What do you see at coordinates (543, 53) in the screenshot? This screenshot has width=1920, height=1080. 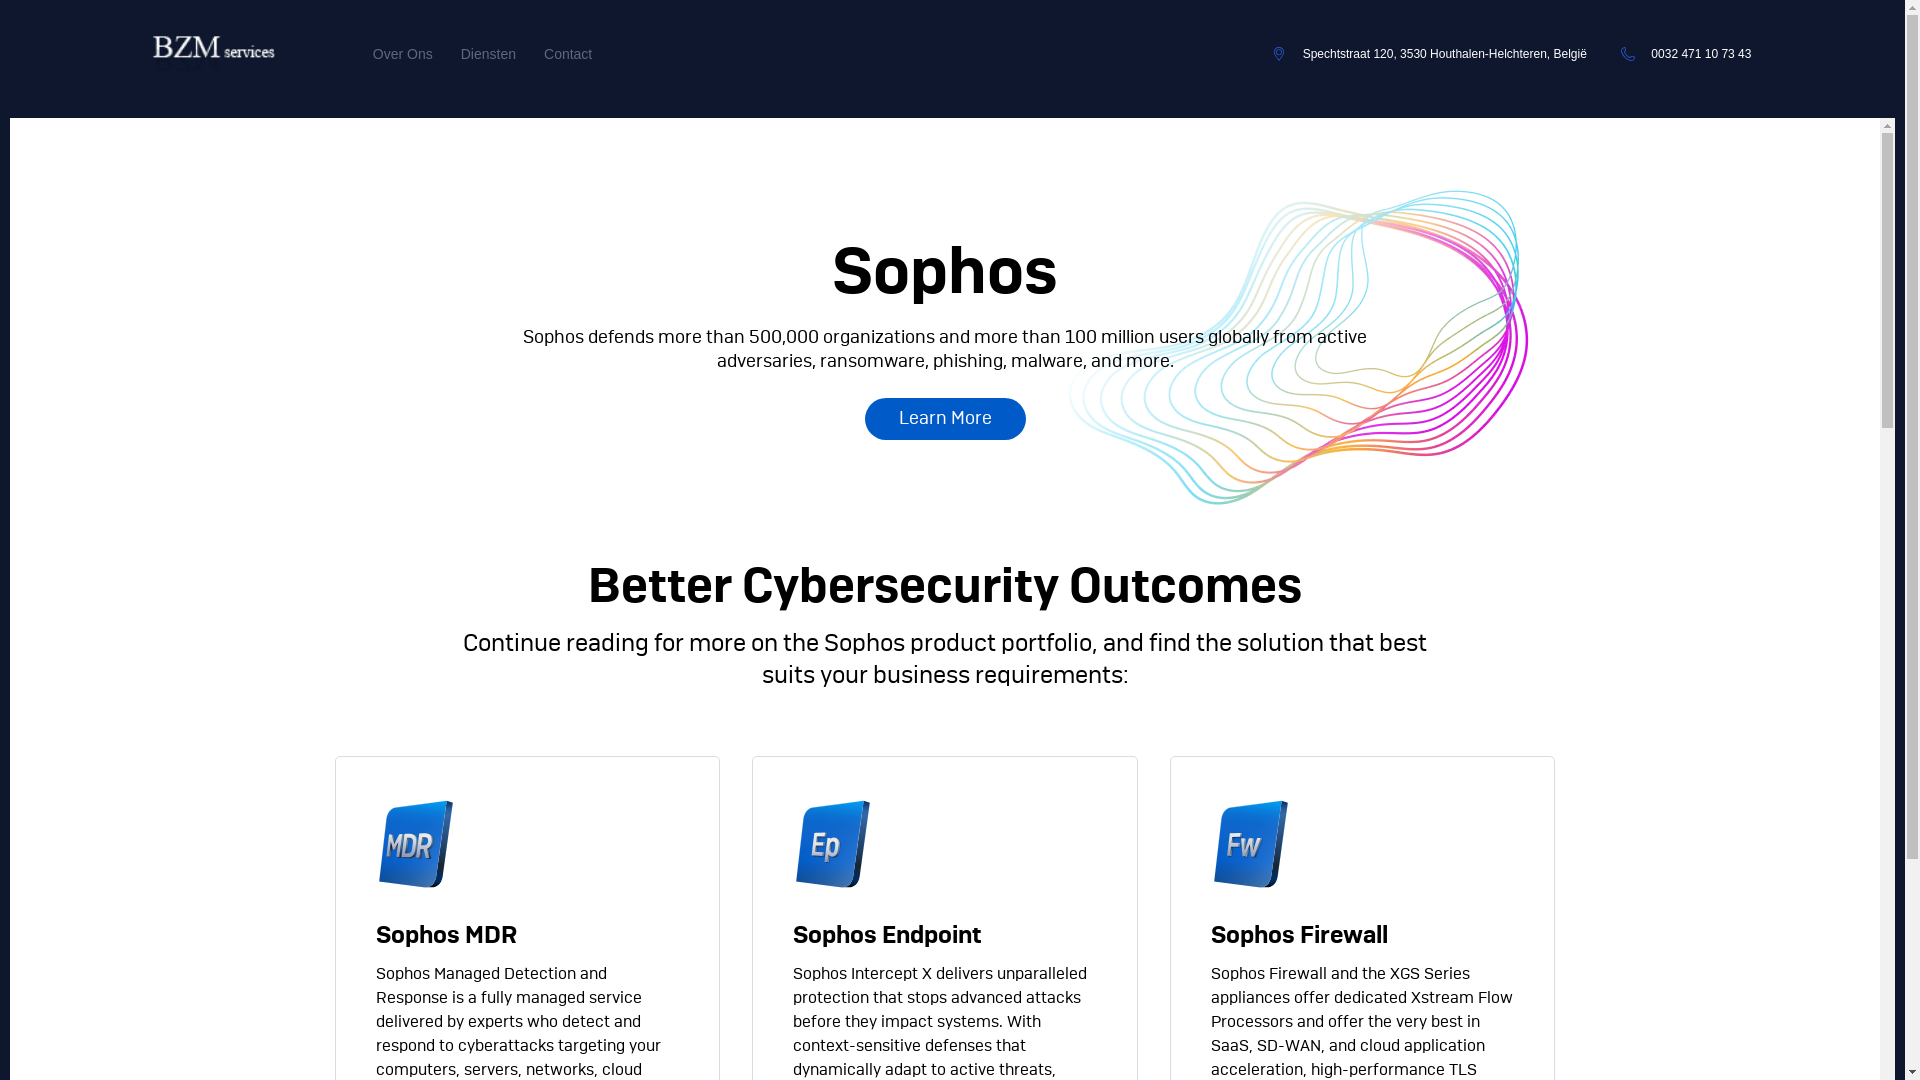 I see `'Contact'` at bounding box center [543, 53].